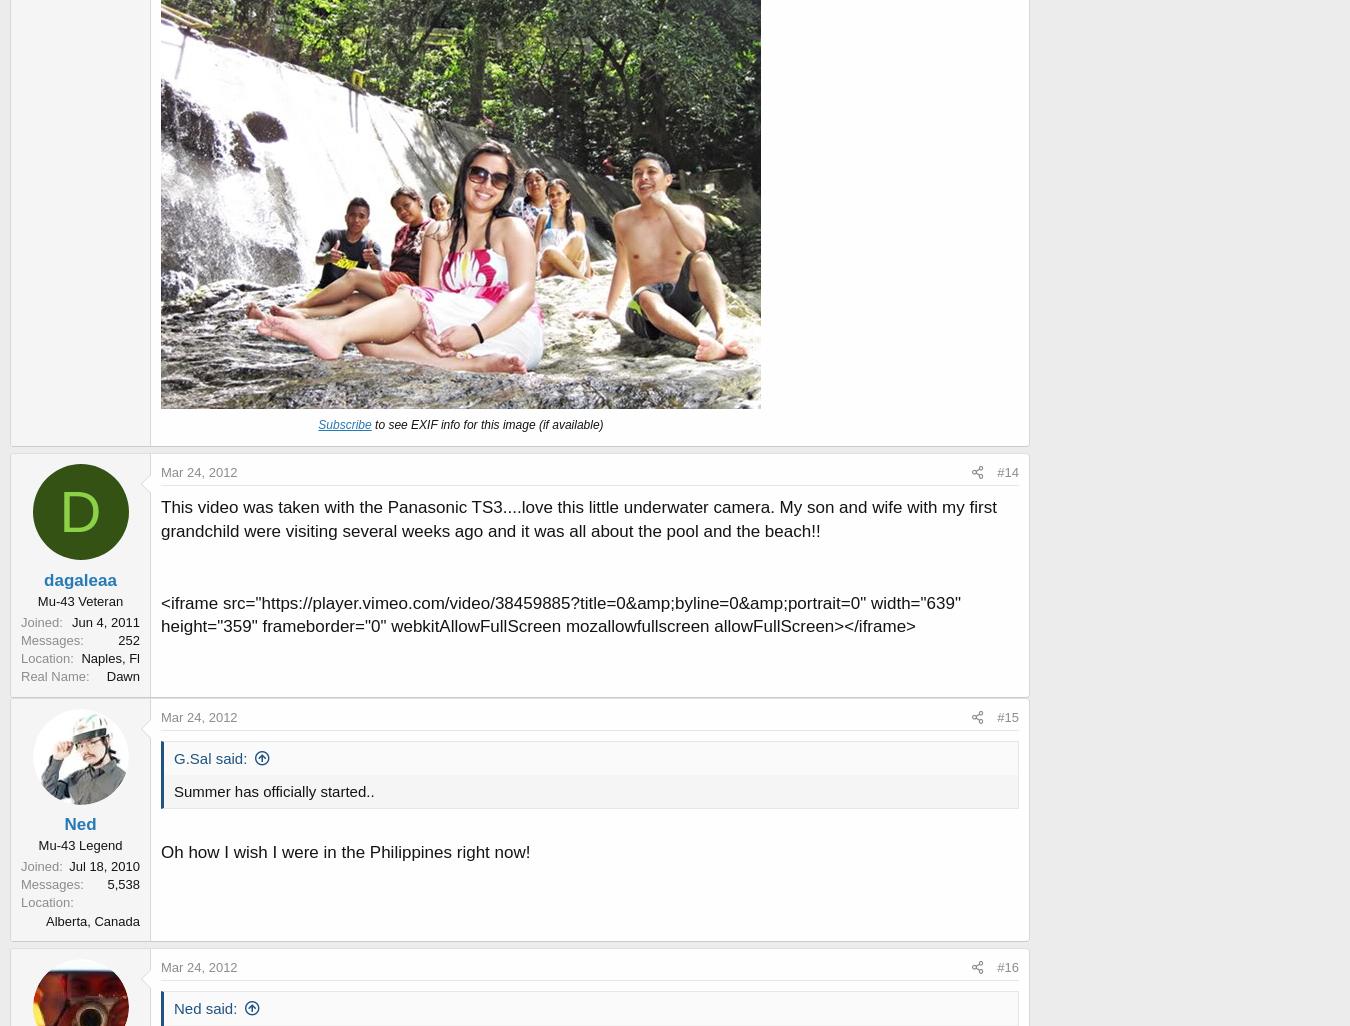 This screenshot has width=1350, height=1026. I want to click on '#14', so click(1007, 471).